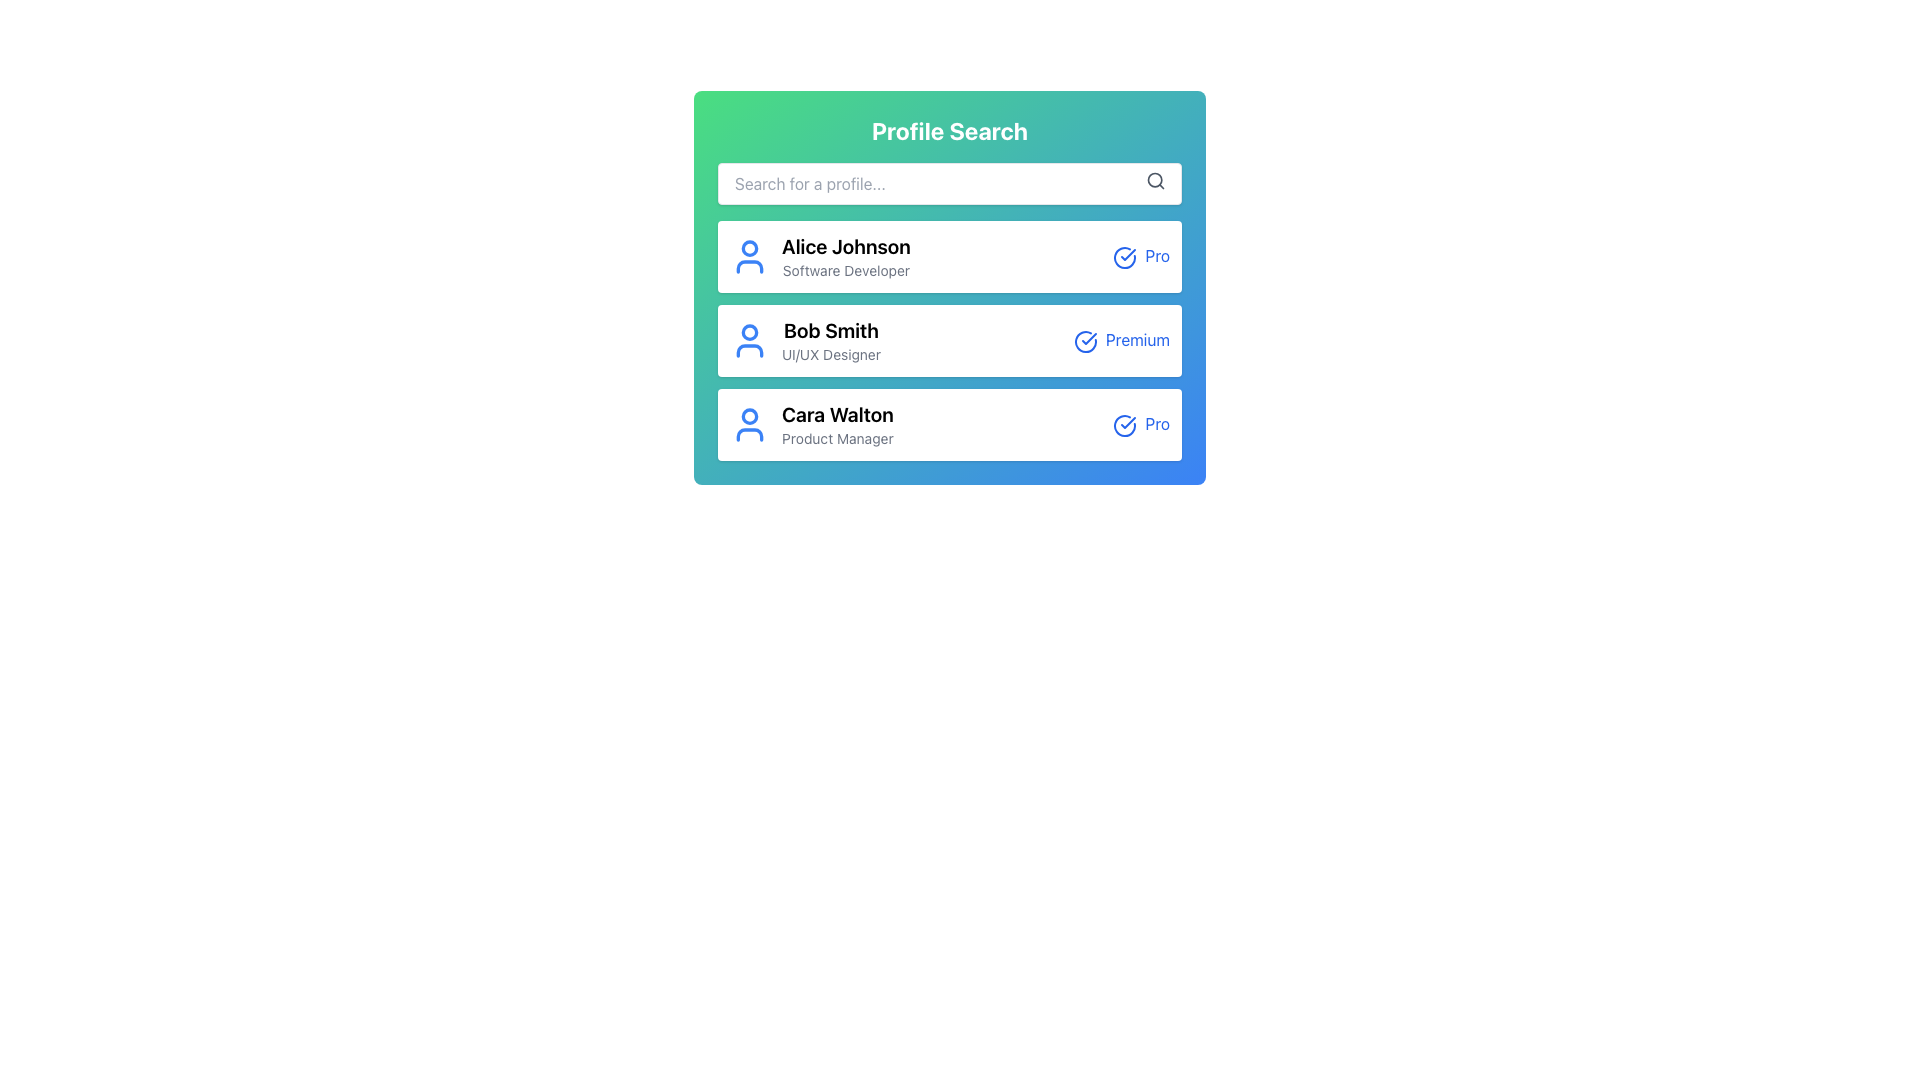  Describe the element at coordinates (949, 288) in the screenshot. I see `the first profile card in the vertically aligned list of profile cards, specifically targeting the name, title, or badge components` at that location.